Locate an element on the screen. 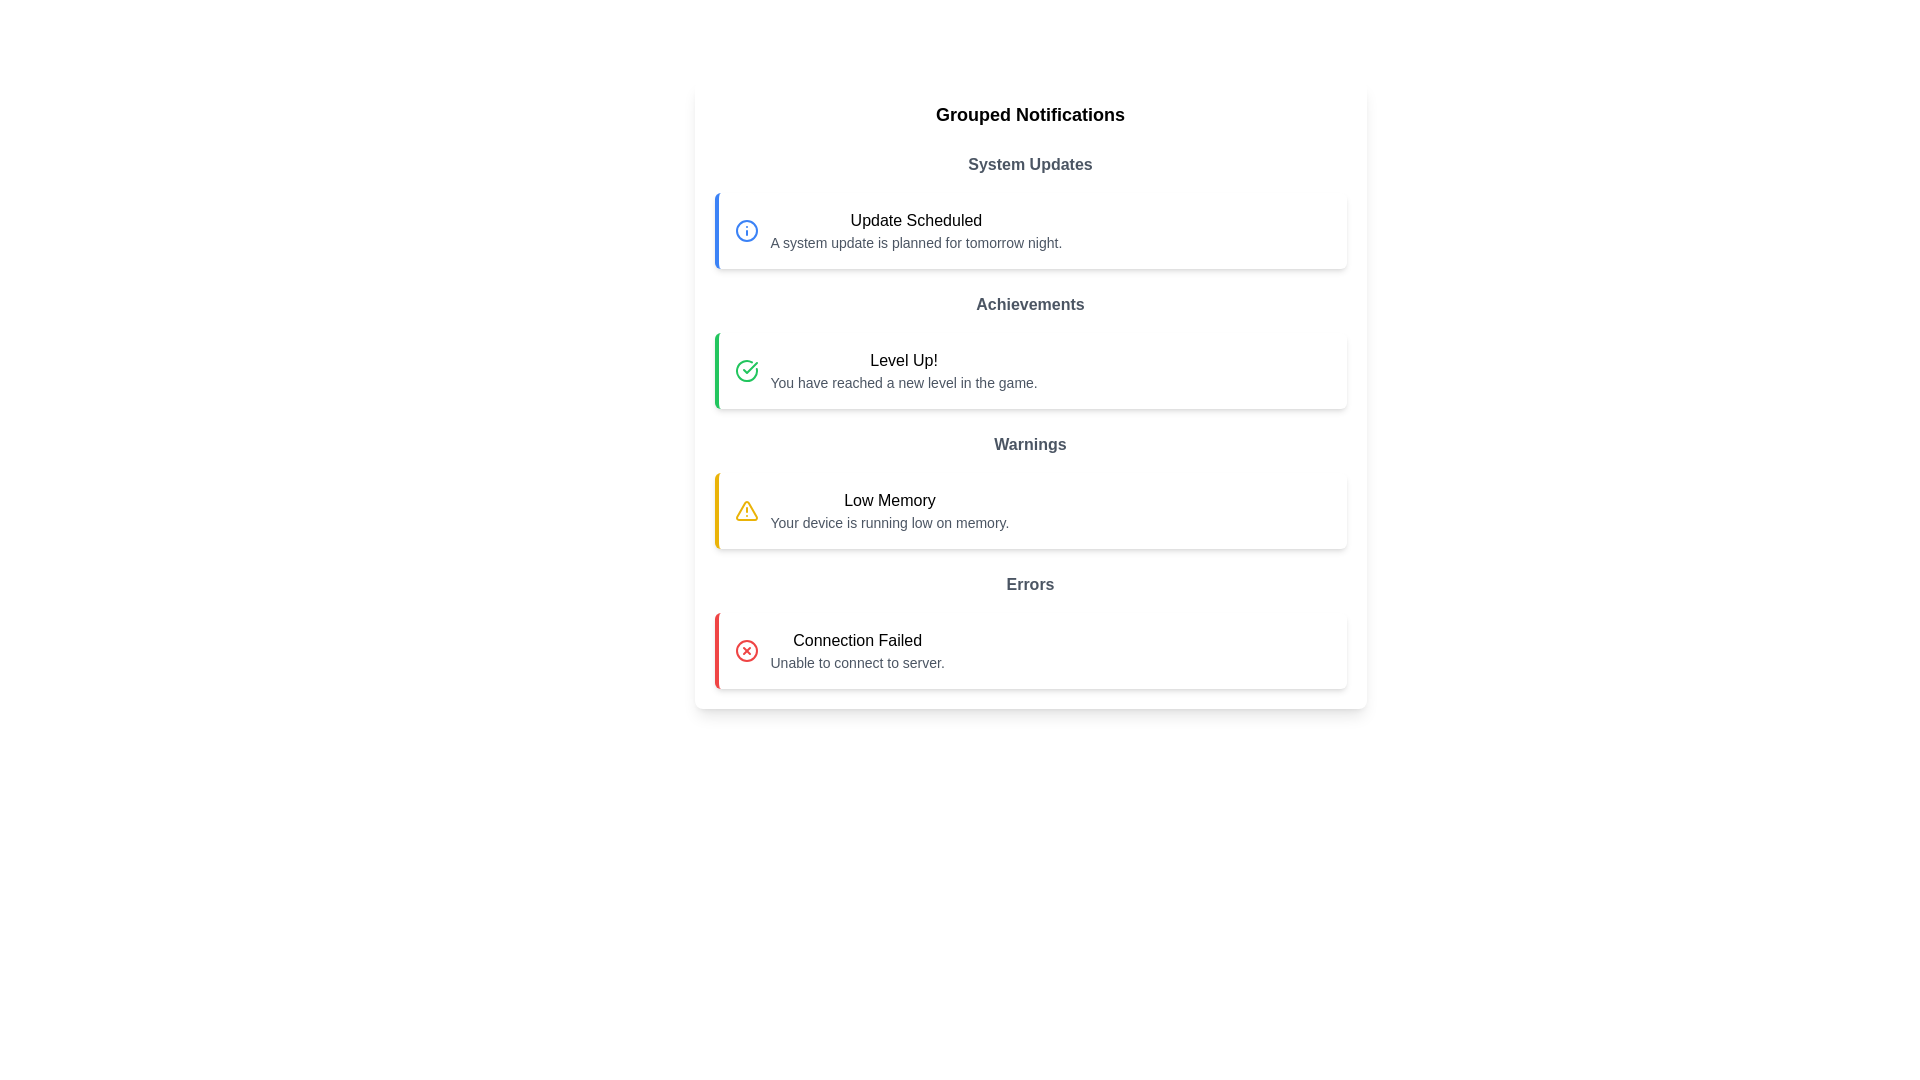 The height and width of the screenshot is (1080, 1920). the circular icon located in the top-left corner of the 'System Updates' notification section, which is part of a blue-bordered entry titled 'Update Scheduled' is located at coordinates (745, 230).